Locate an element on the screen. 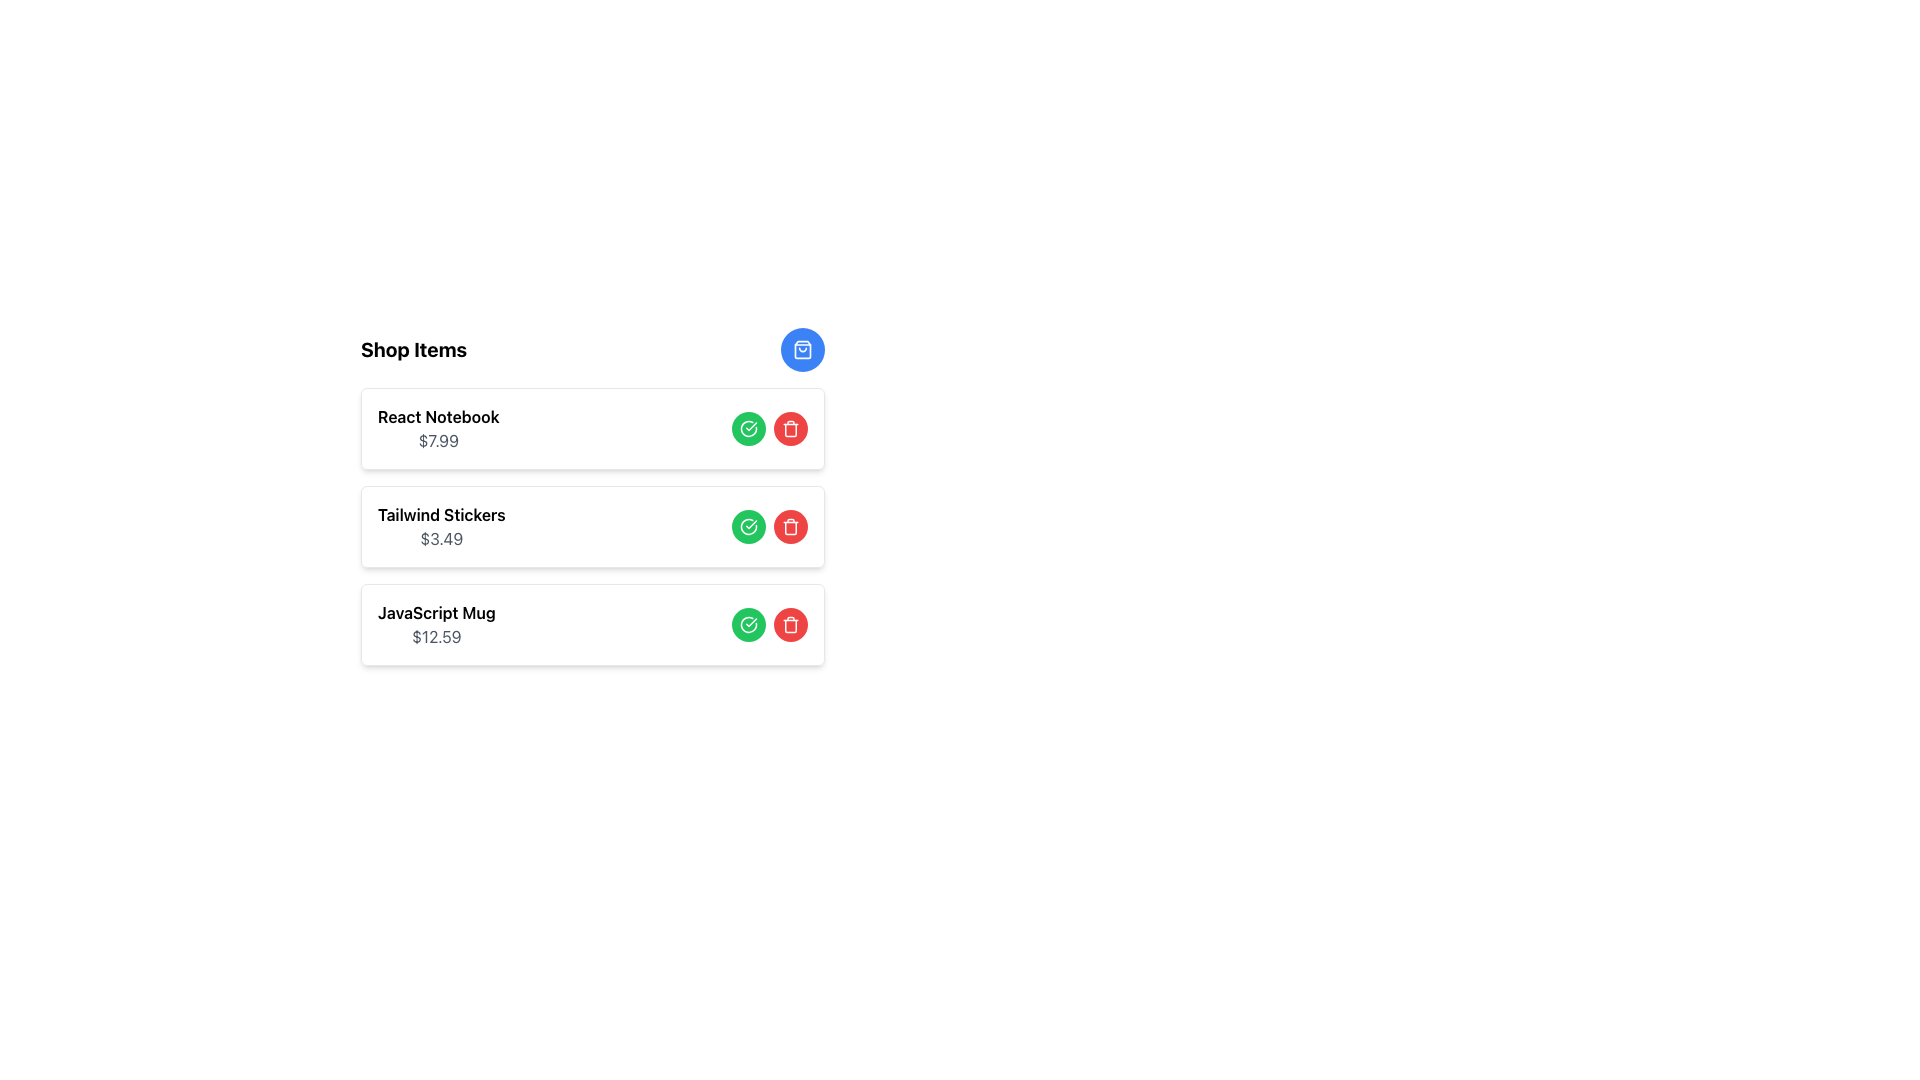  the button located at the rightmost end of the 'Shop Items' section header is located at coordinates (802, 349).